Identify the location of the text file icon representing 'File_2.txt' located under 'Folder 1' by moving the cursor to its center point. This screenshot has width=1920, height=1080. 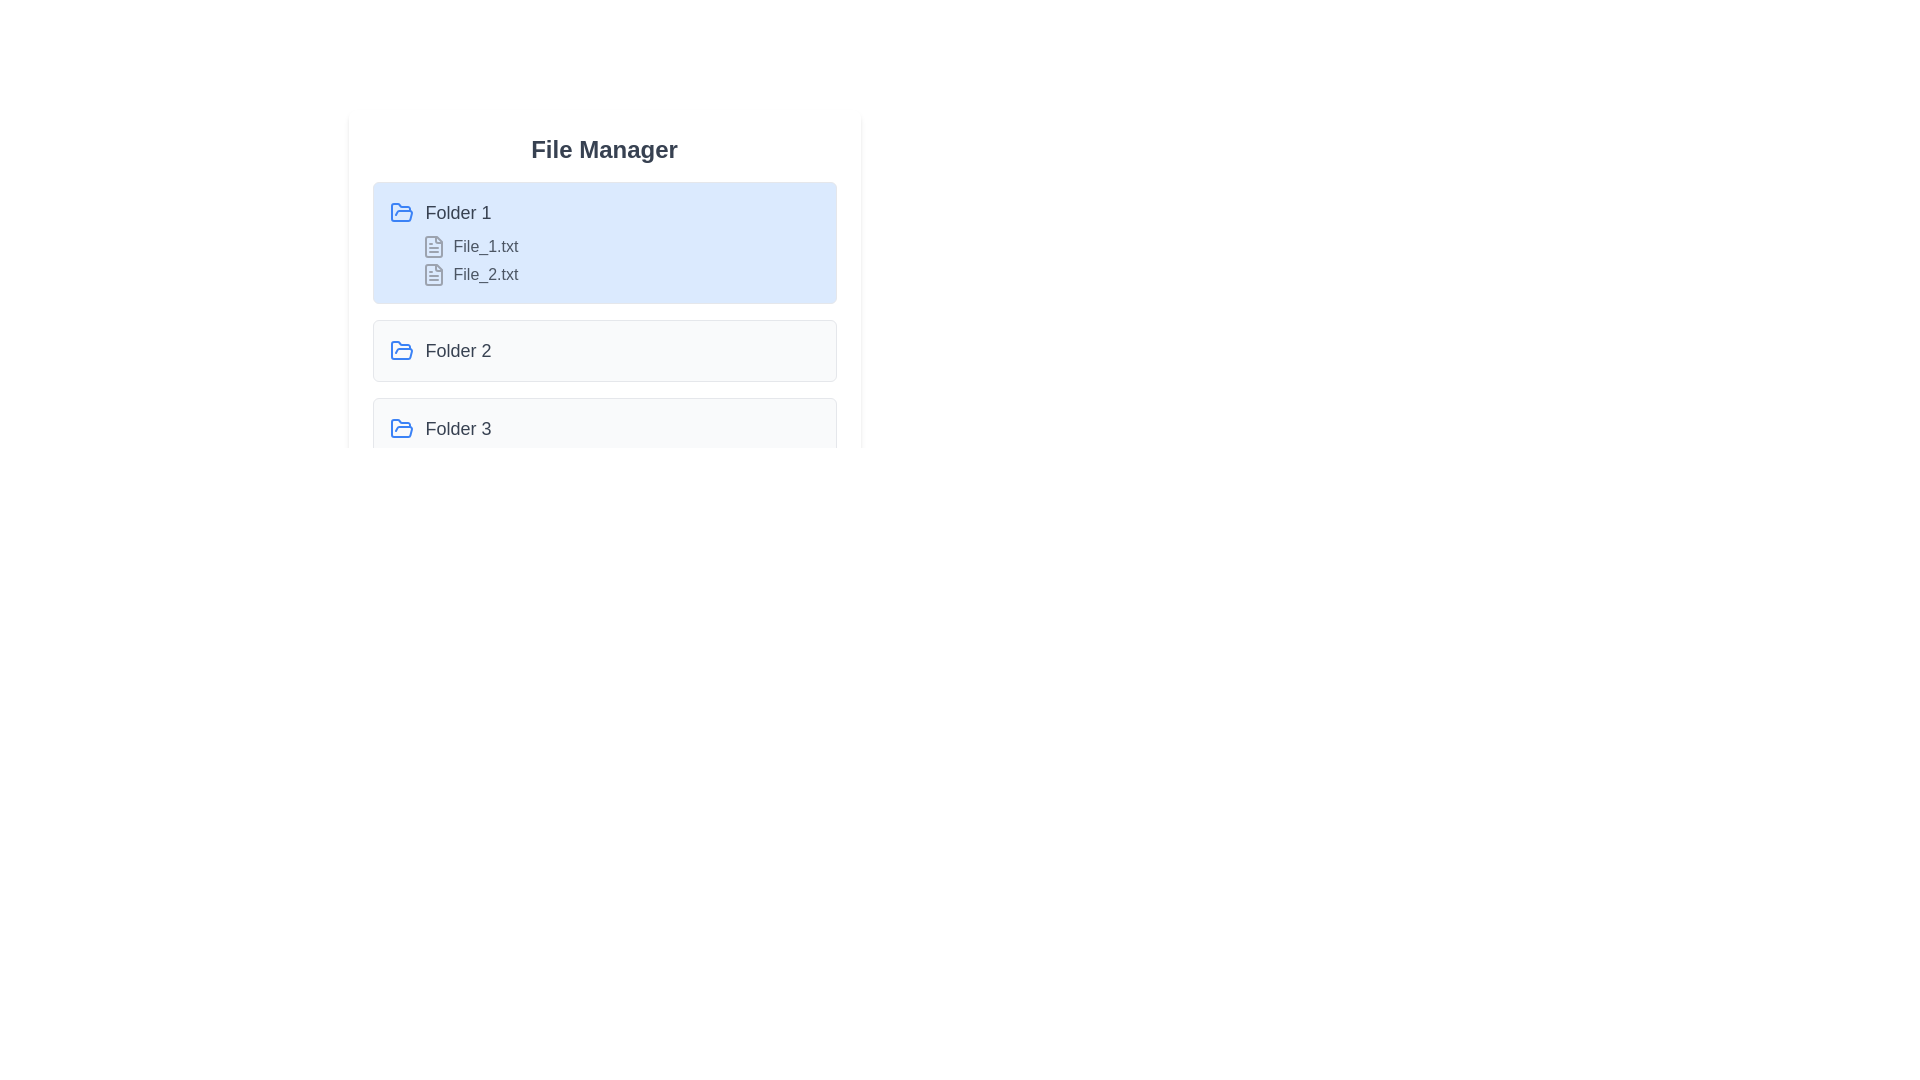
(432, 274).